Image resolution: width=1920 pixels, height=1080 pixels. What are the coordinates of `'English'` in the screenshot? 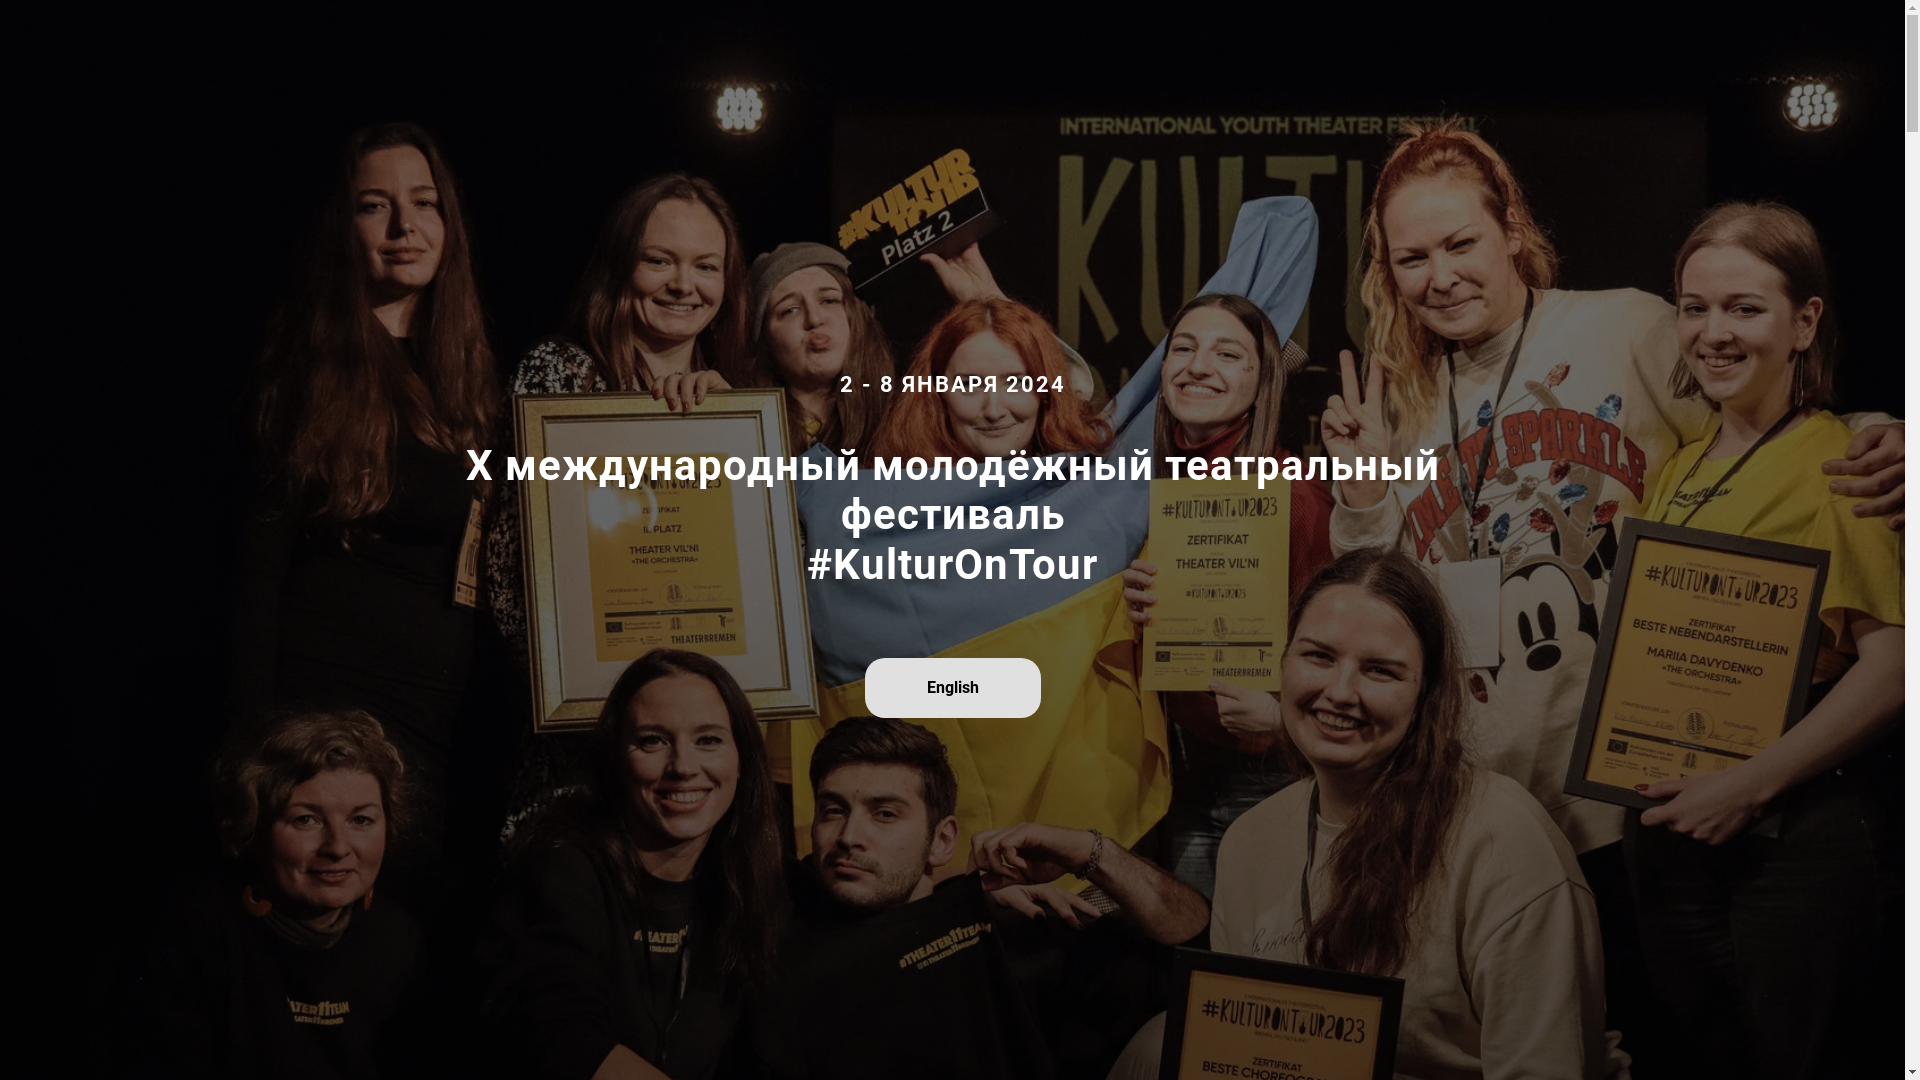 It's located at (950, 686).